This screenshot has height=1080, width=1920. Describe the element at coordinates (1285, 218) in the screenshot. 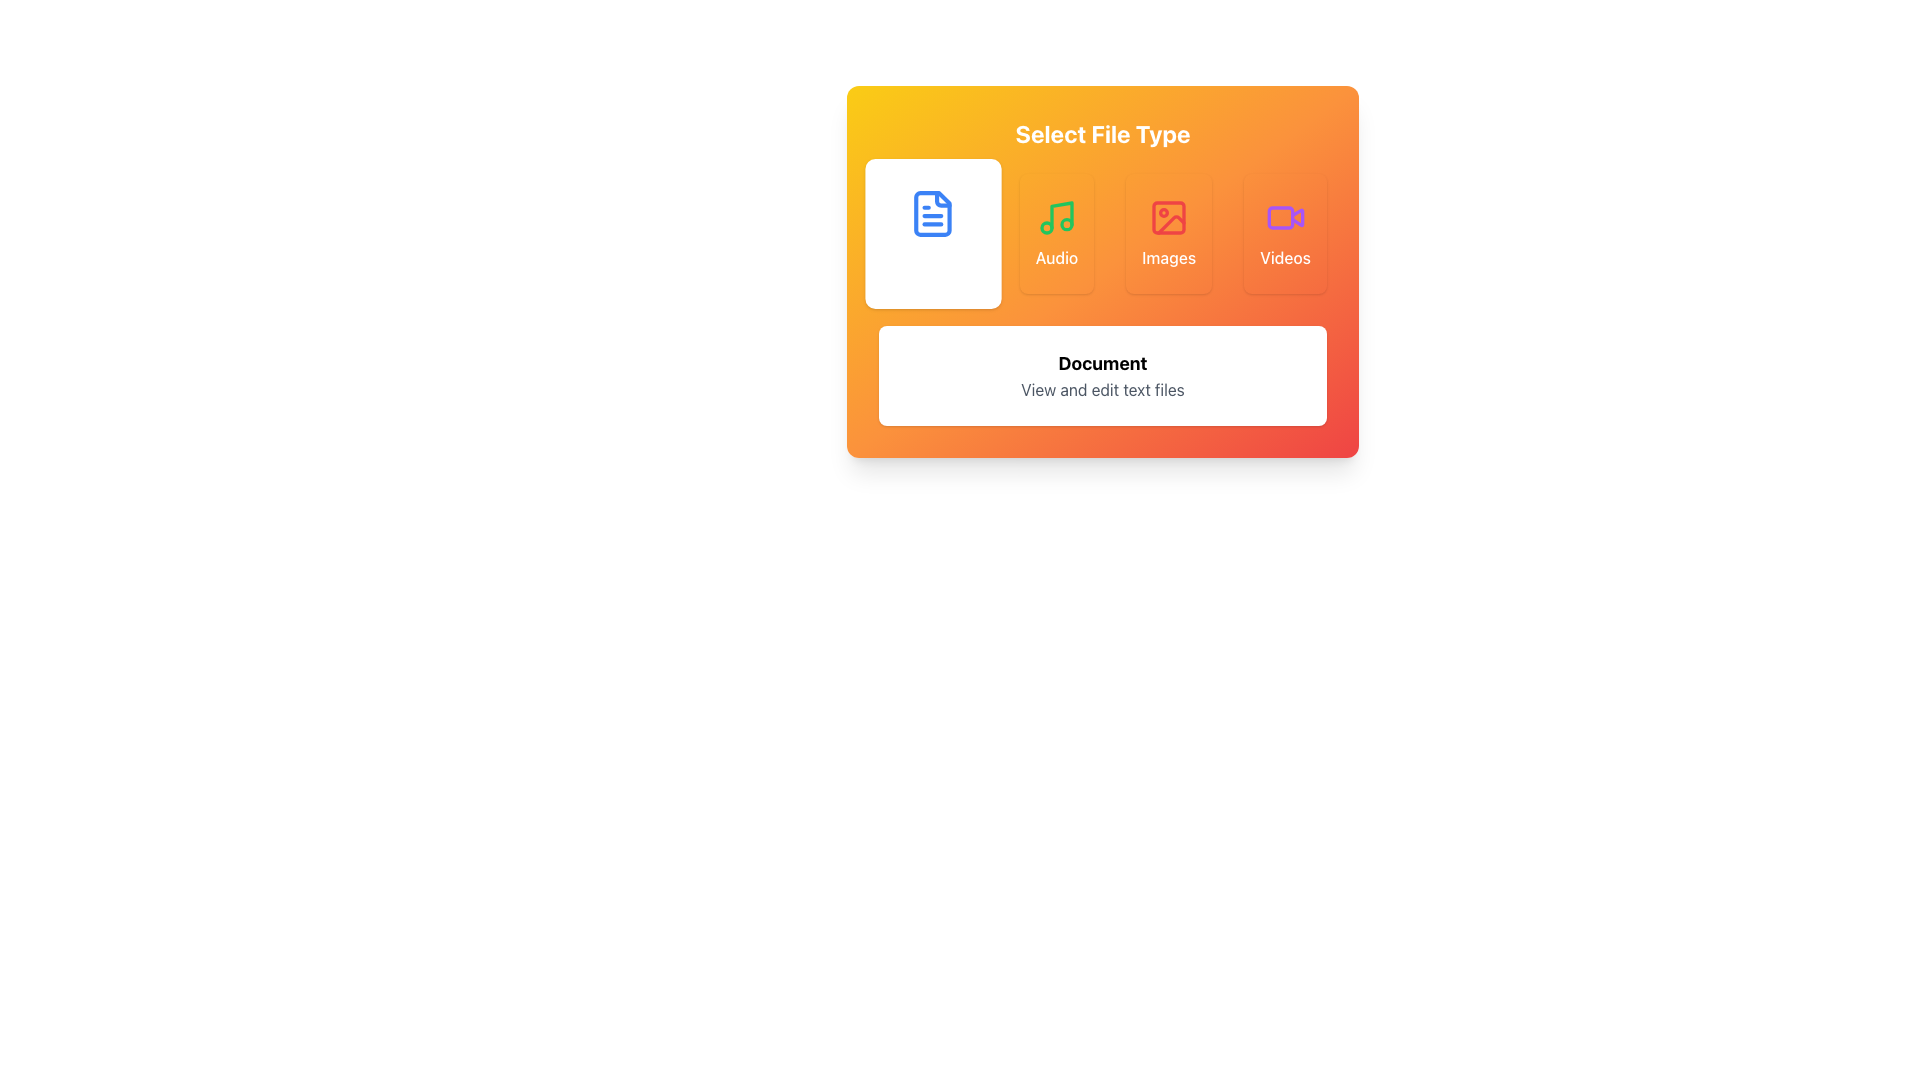

I see `the purple video camera icon located on the orange gradient button, which is the fourth option in the horizontal list under the 'Select File Type' heading` at that location.